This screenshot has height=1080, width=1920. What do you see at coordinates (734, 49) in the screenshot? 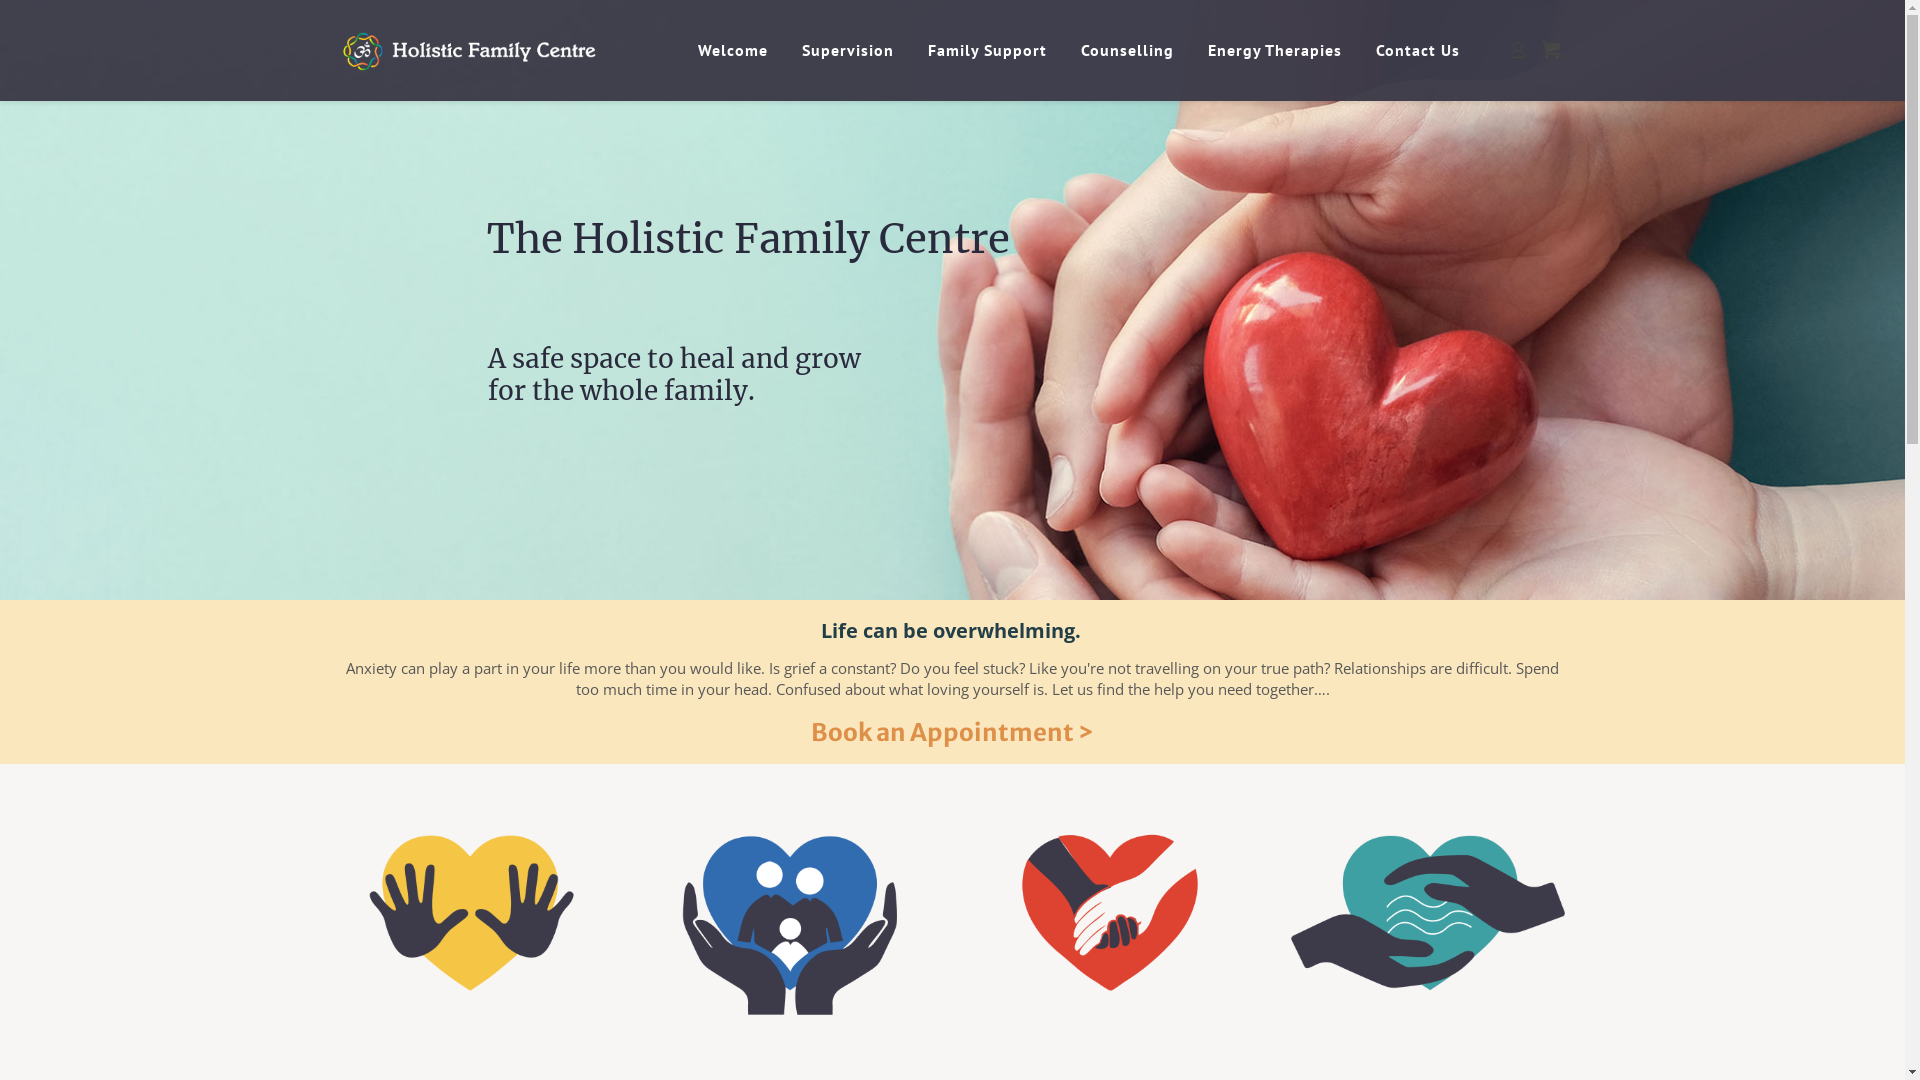
I see `'Welcome'` at bounding box center [734, 49].